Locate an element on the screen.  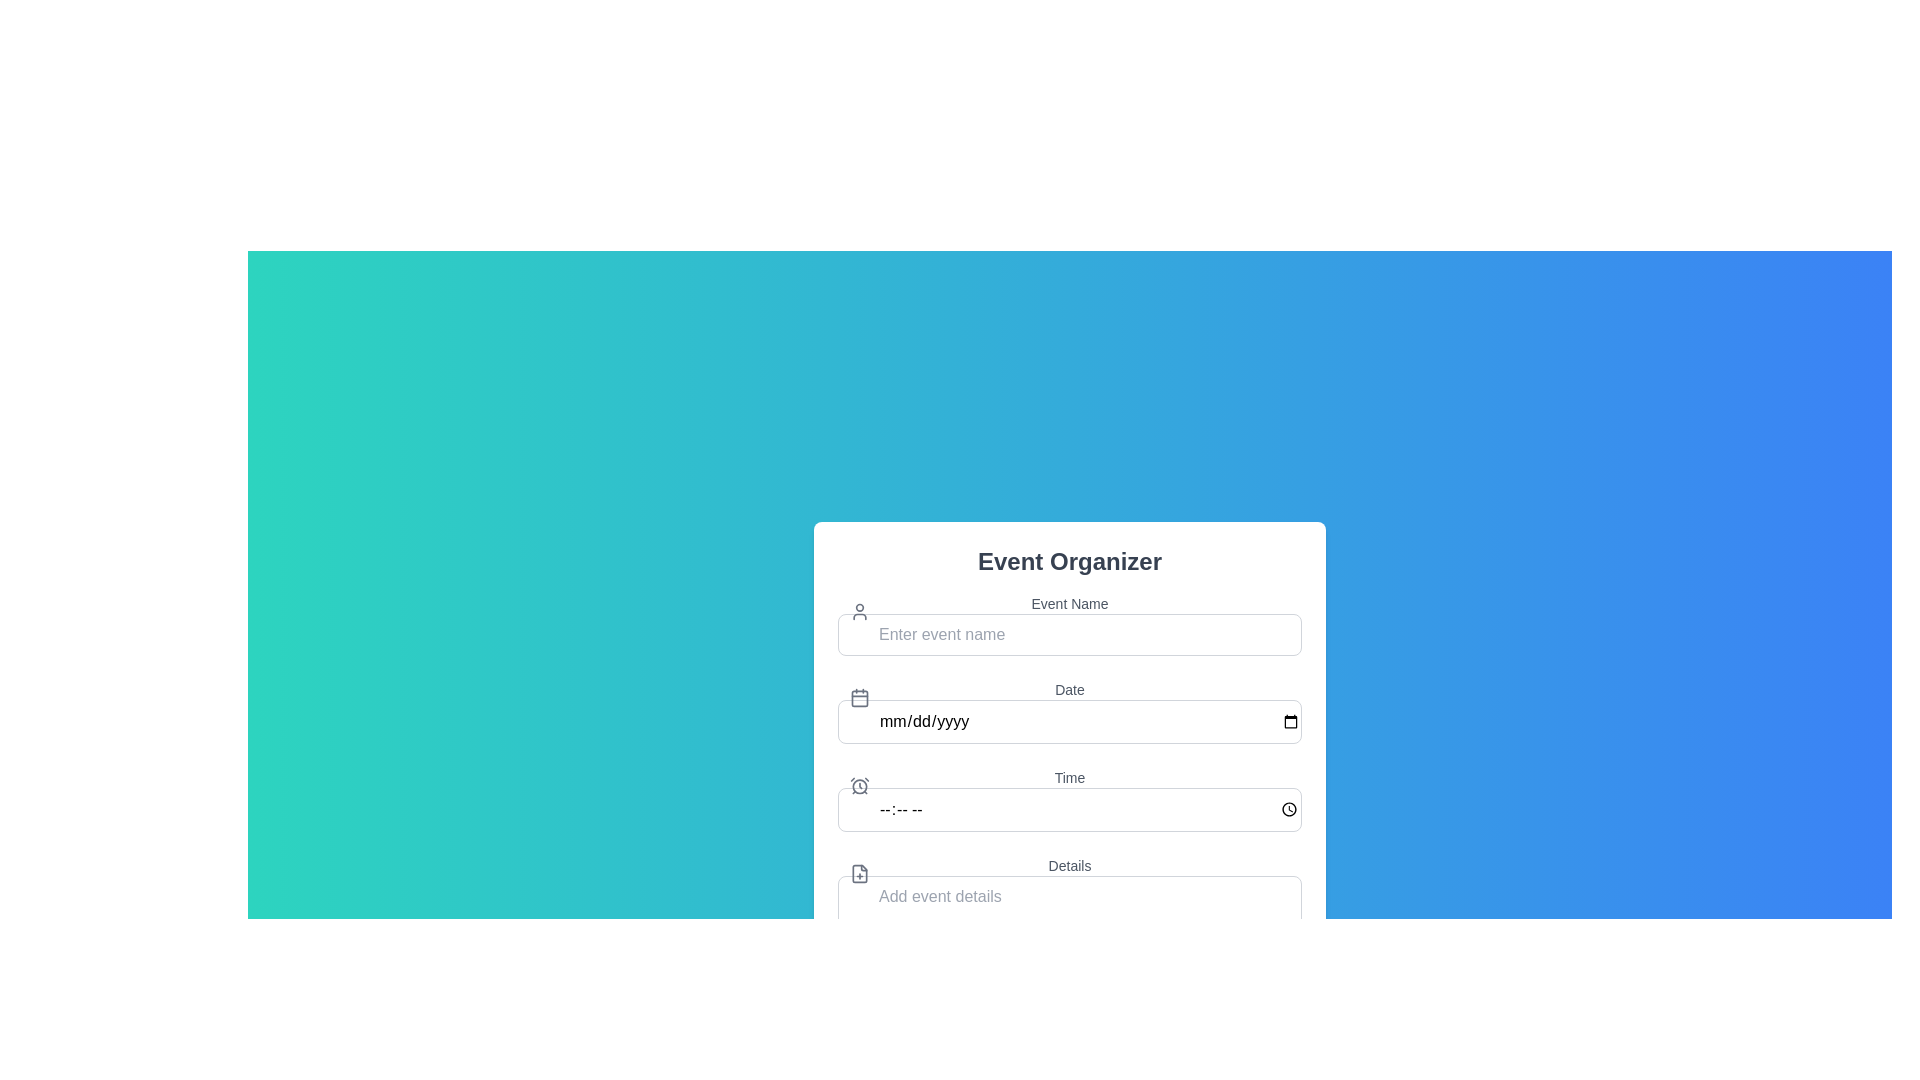
the third interactive Time Input Field located below the 'Date' field and above the 'Details' field is located at coordinates (1069, 798).